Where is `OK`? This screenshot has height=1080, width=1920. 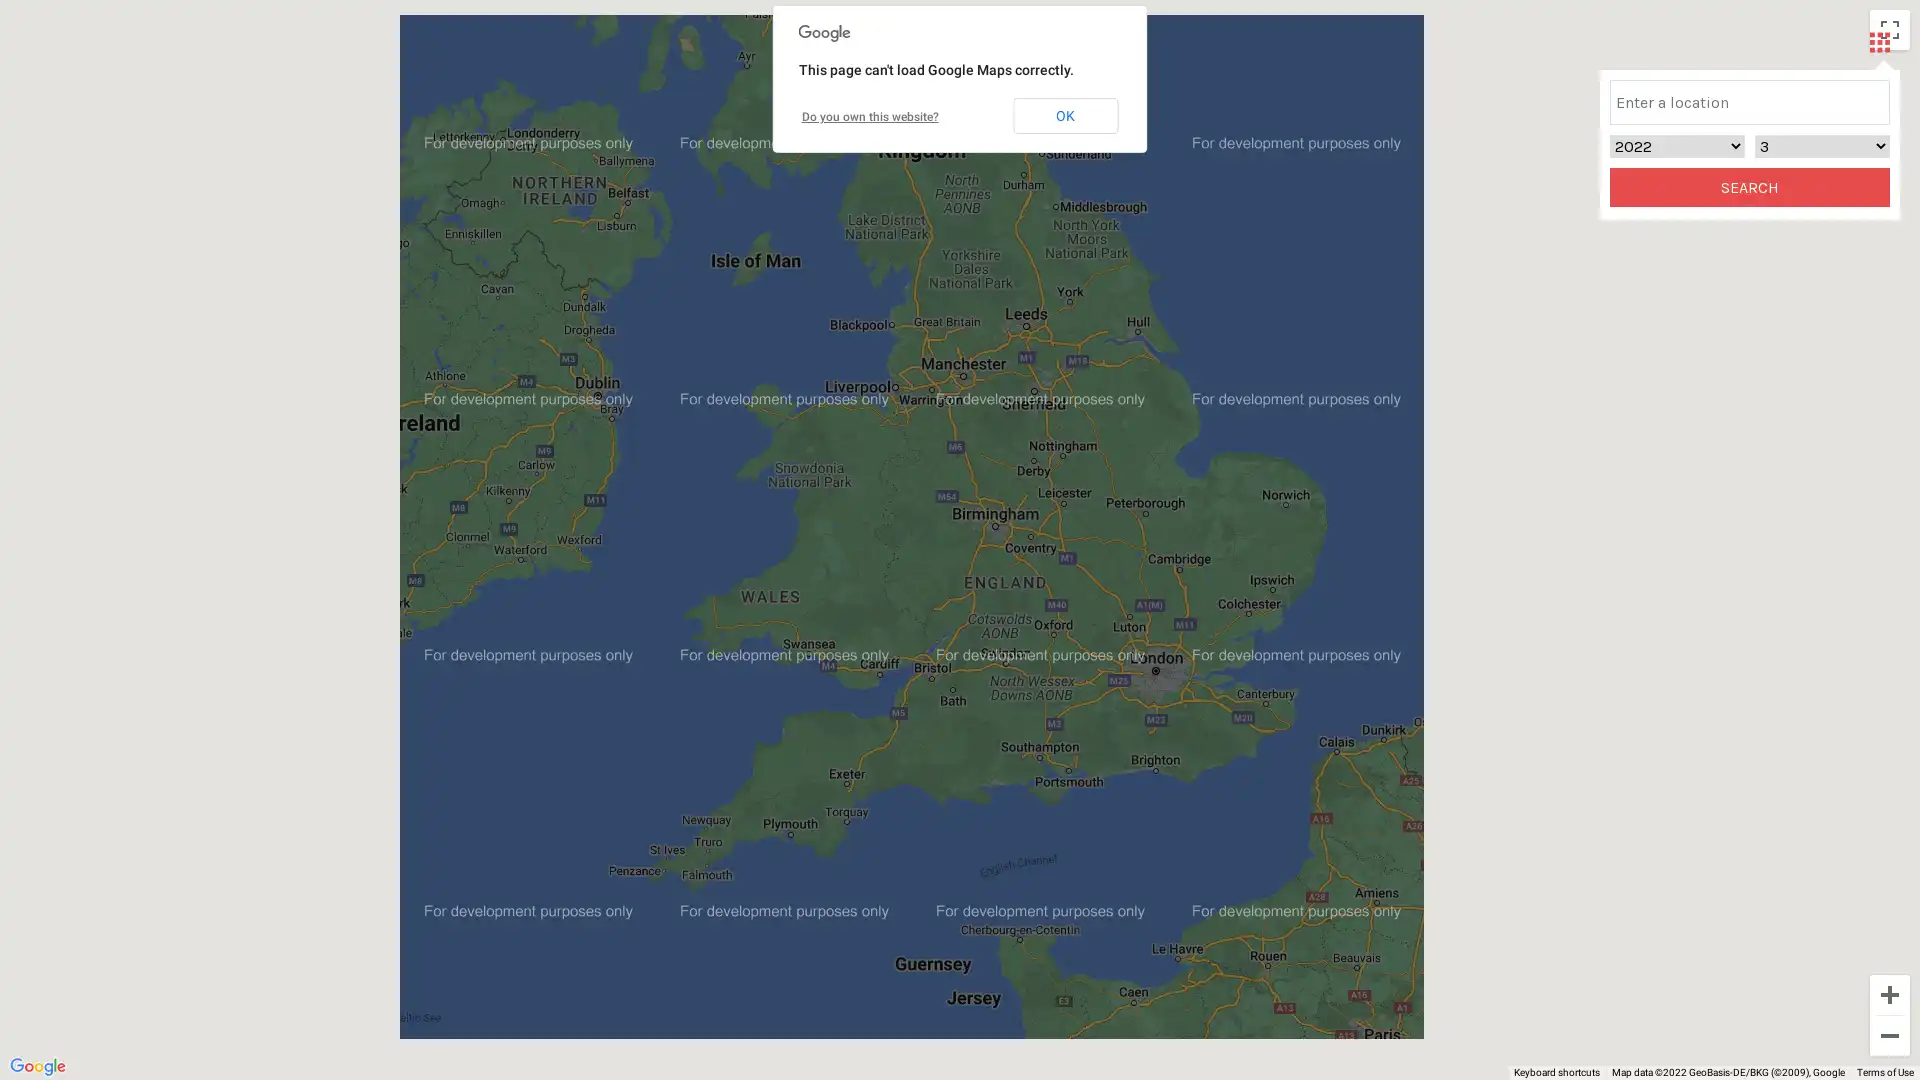
OK is located at coordinates (1064, 115).